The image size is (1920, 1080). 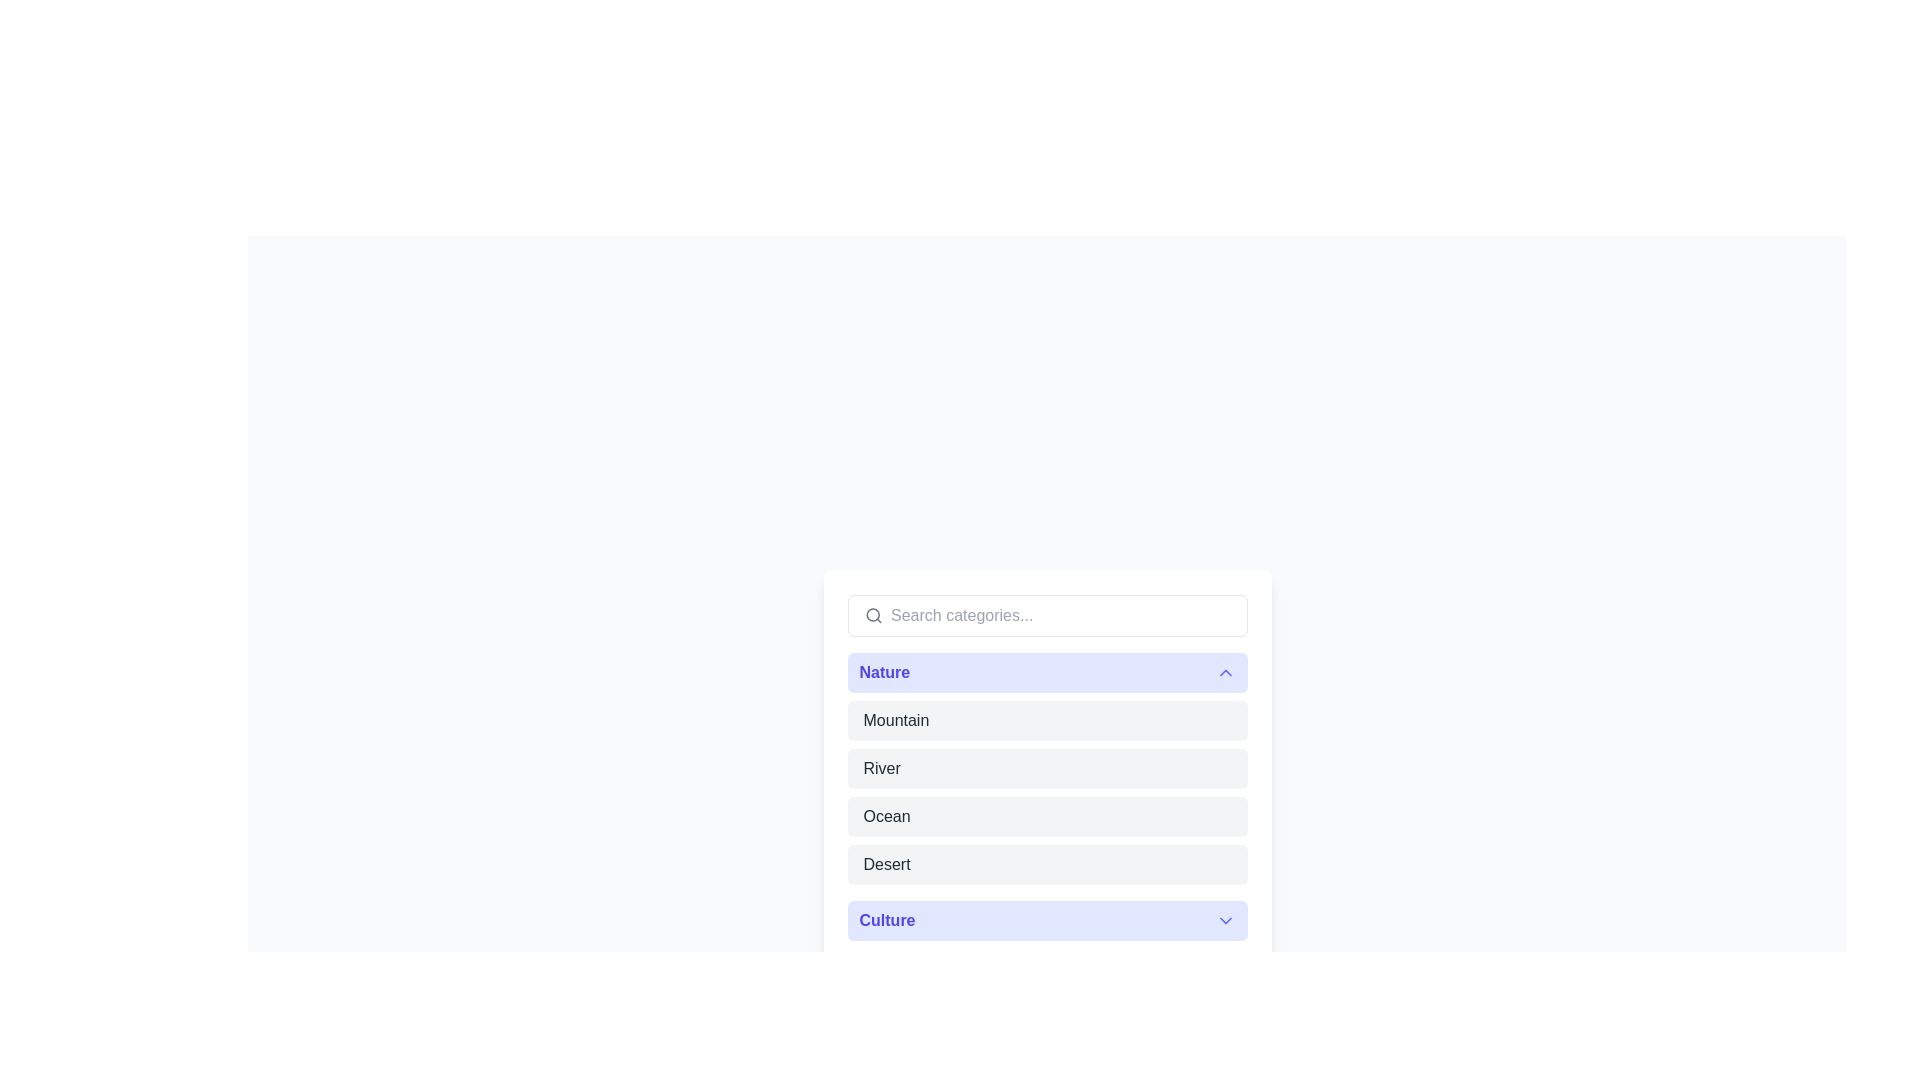 I want to click on the 'Mountain' text label in dark gray within the dropdown menu under the 'Nature' header, so click(x=895, y=721).